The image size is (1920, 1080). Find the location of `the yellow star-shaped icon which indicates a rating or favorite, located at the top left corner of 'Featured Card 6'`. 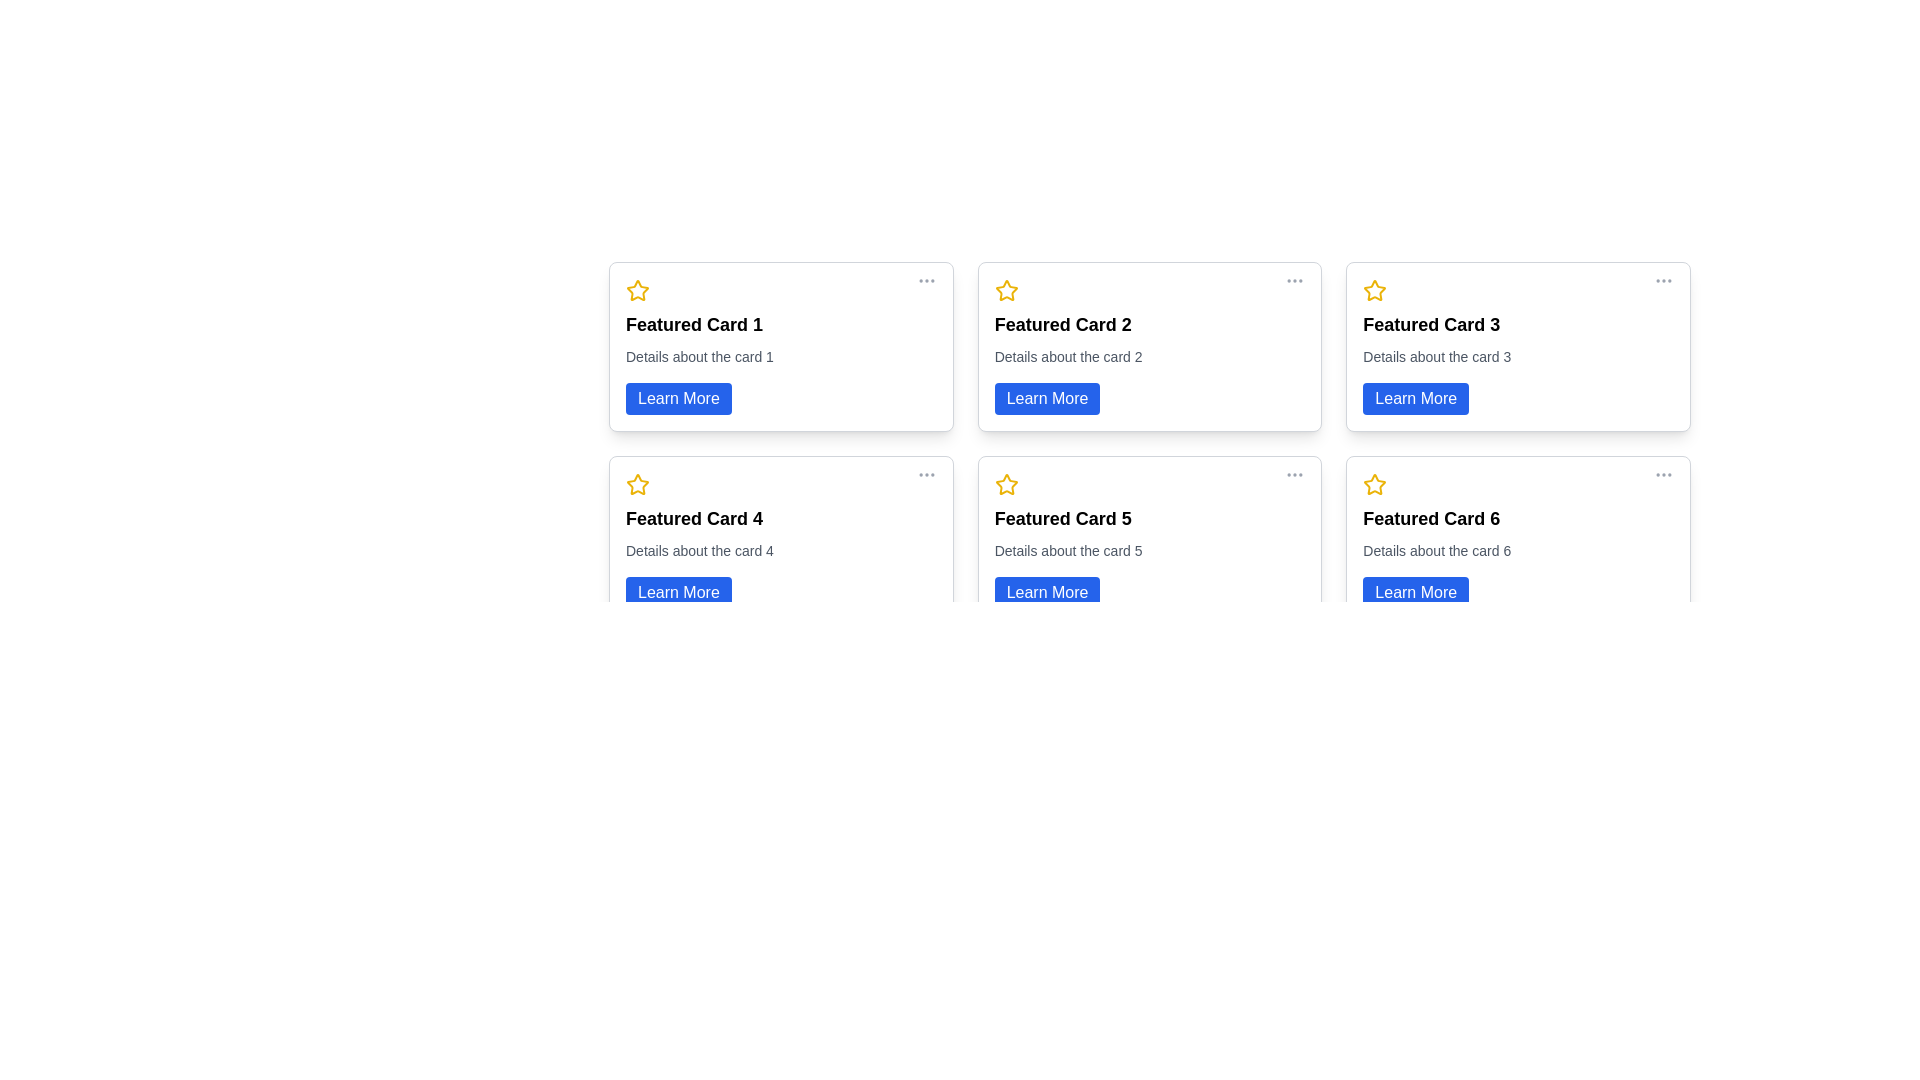

the yellow star-shaped icon which indicates a rating or favorite, located at the top left corner of 'Featured Card 6' is located at coordinates (1374, 485).